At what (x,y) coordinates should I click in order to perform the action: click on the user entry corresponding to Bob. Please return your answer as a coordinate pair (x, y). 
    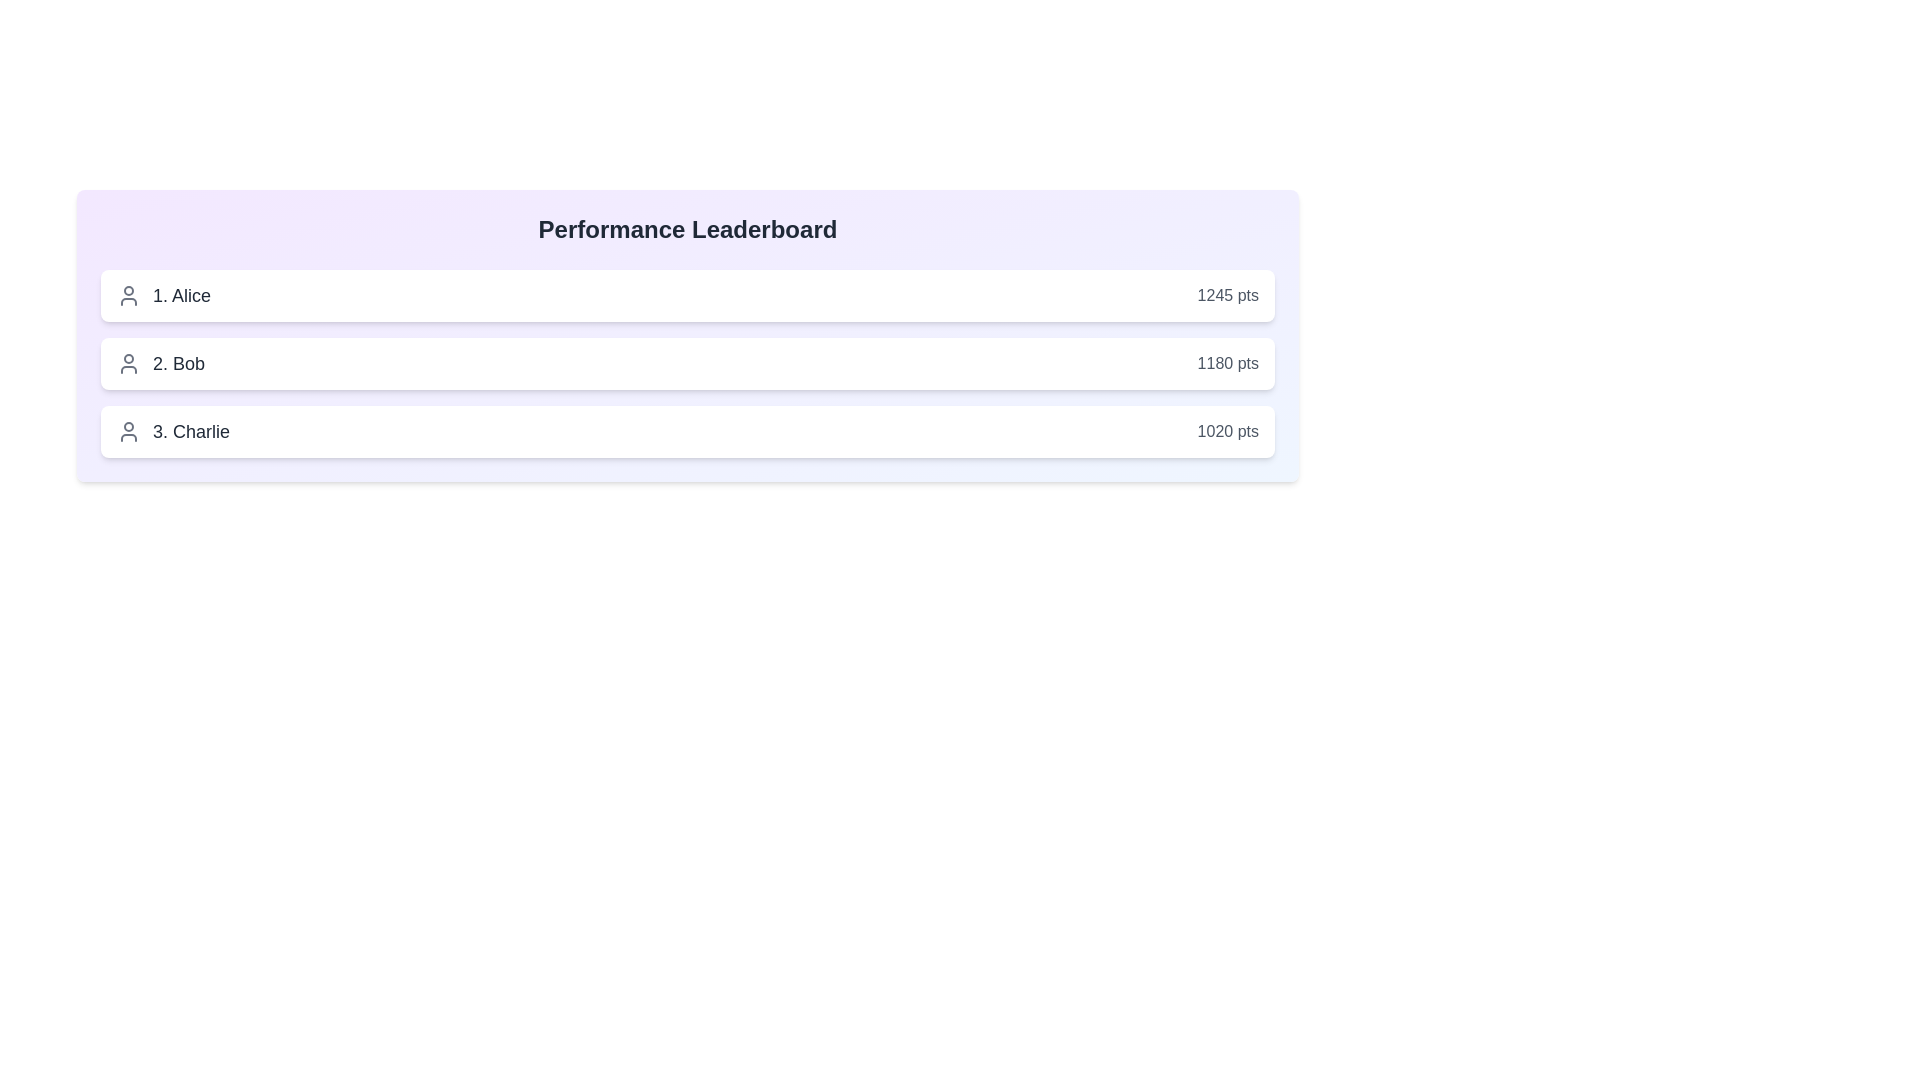
    Looking at the image, I should click on (687, 363).